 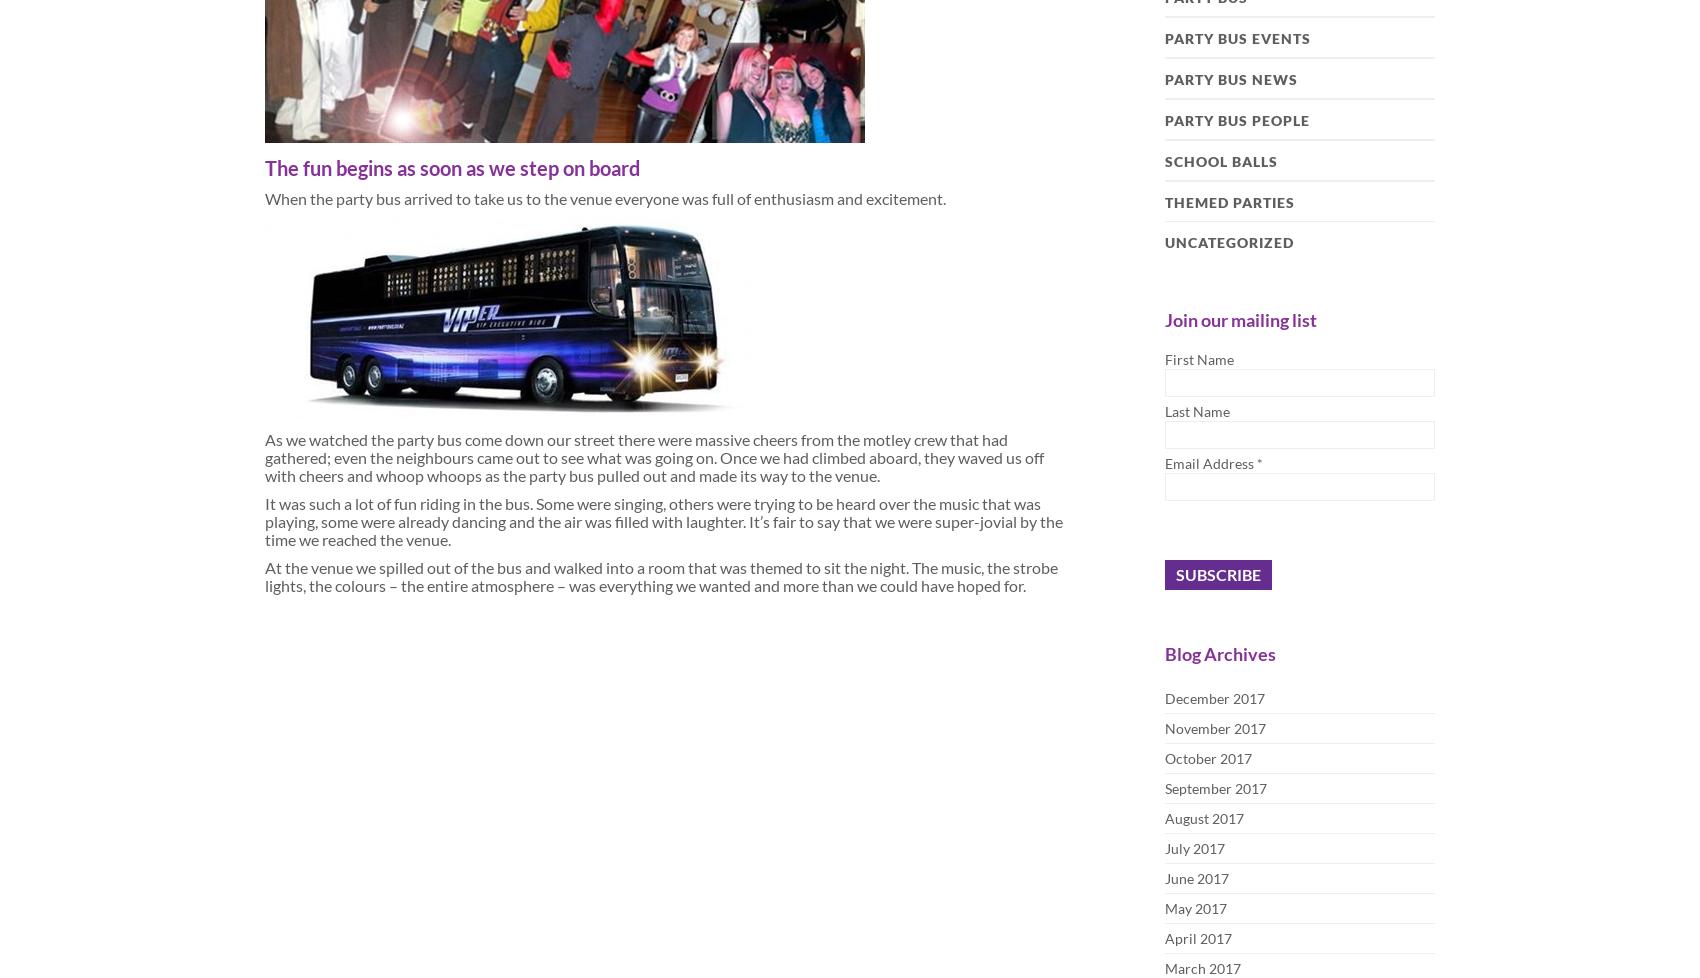 What do you see at coordinates (1210, 462) in the screenshot?
I see `'Email Address'` at bounding box center [1210, 462].